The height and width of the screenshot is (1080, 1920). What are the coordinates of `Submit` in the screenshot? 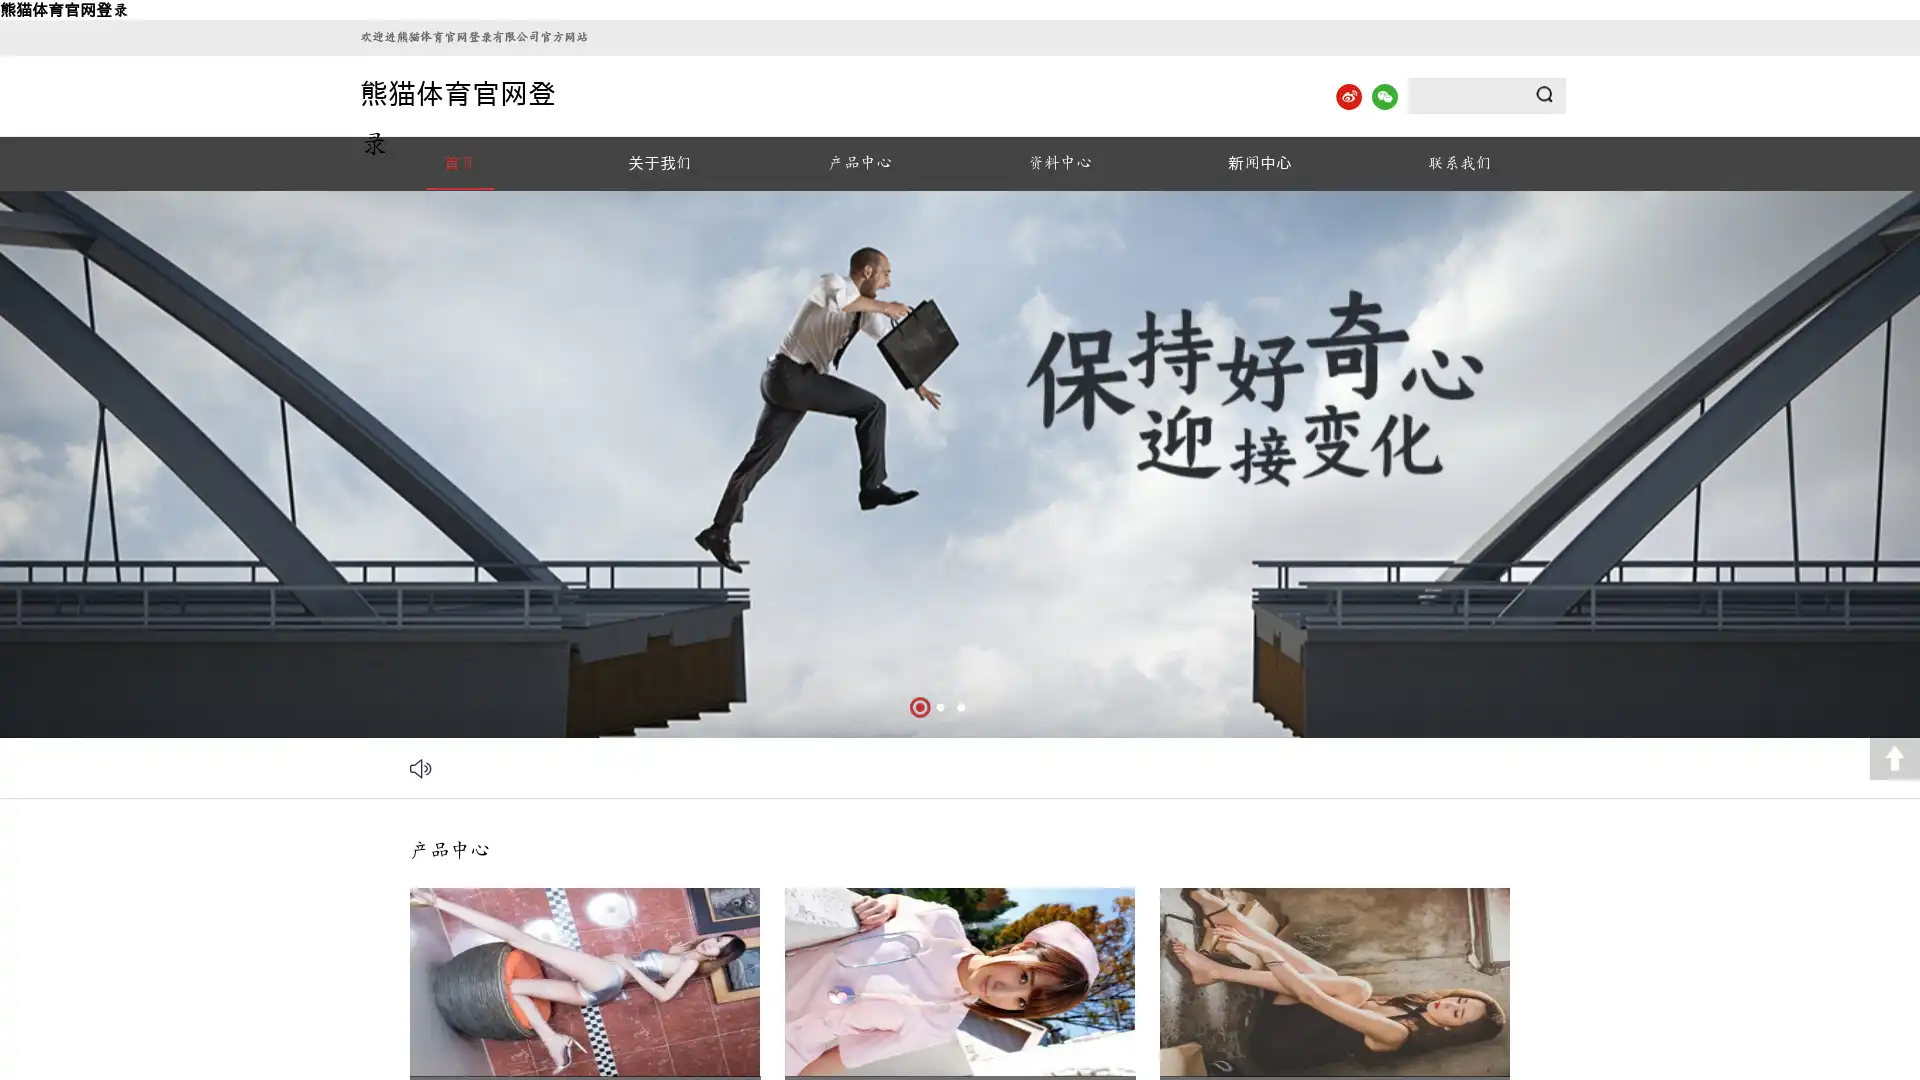 It's located at (1544, 95).